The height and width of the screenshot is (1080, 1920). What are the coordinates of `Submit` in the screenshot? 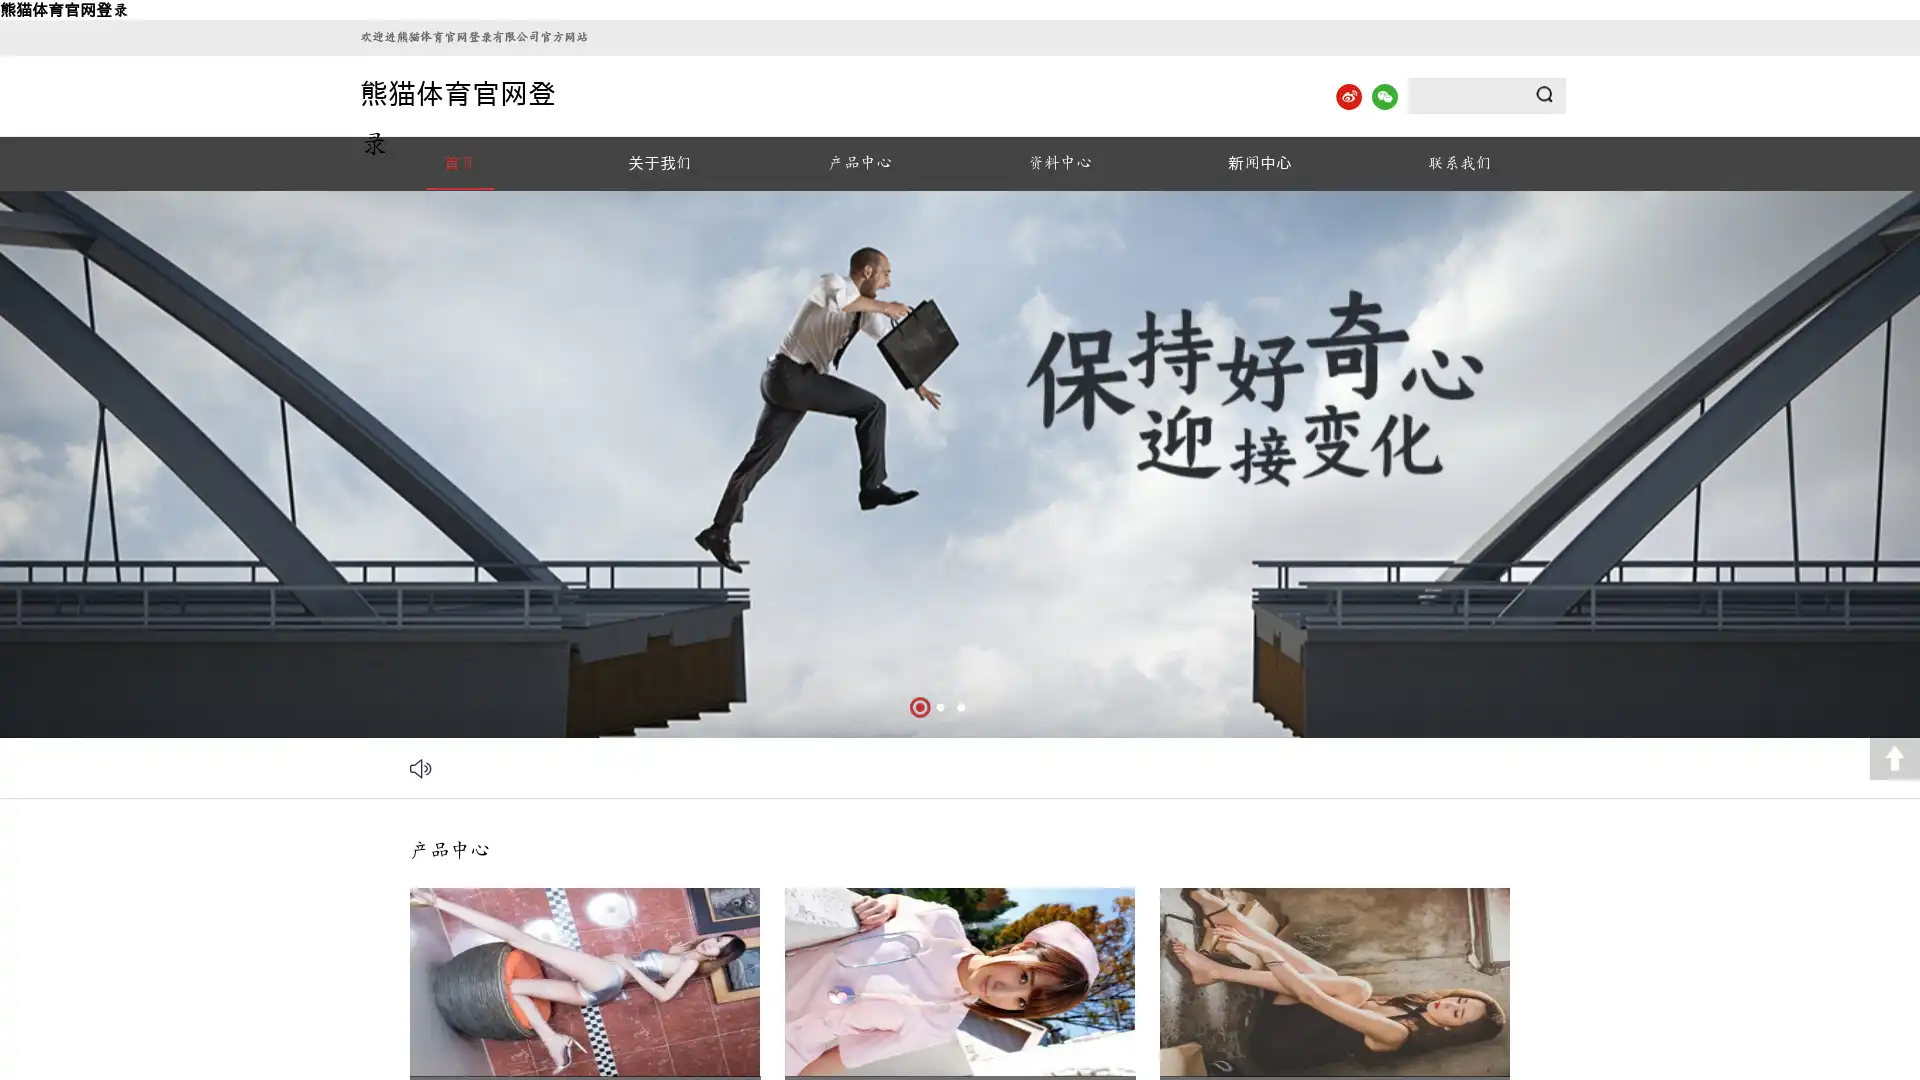 It's located at (1544, 95).